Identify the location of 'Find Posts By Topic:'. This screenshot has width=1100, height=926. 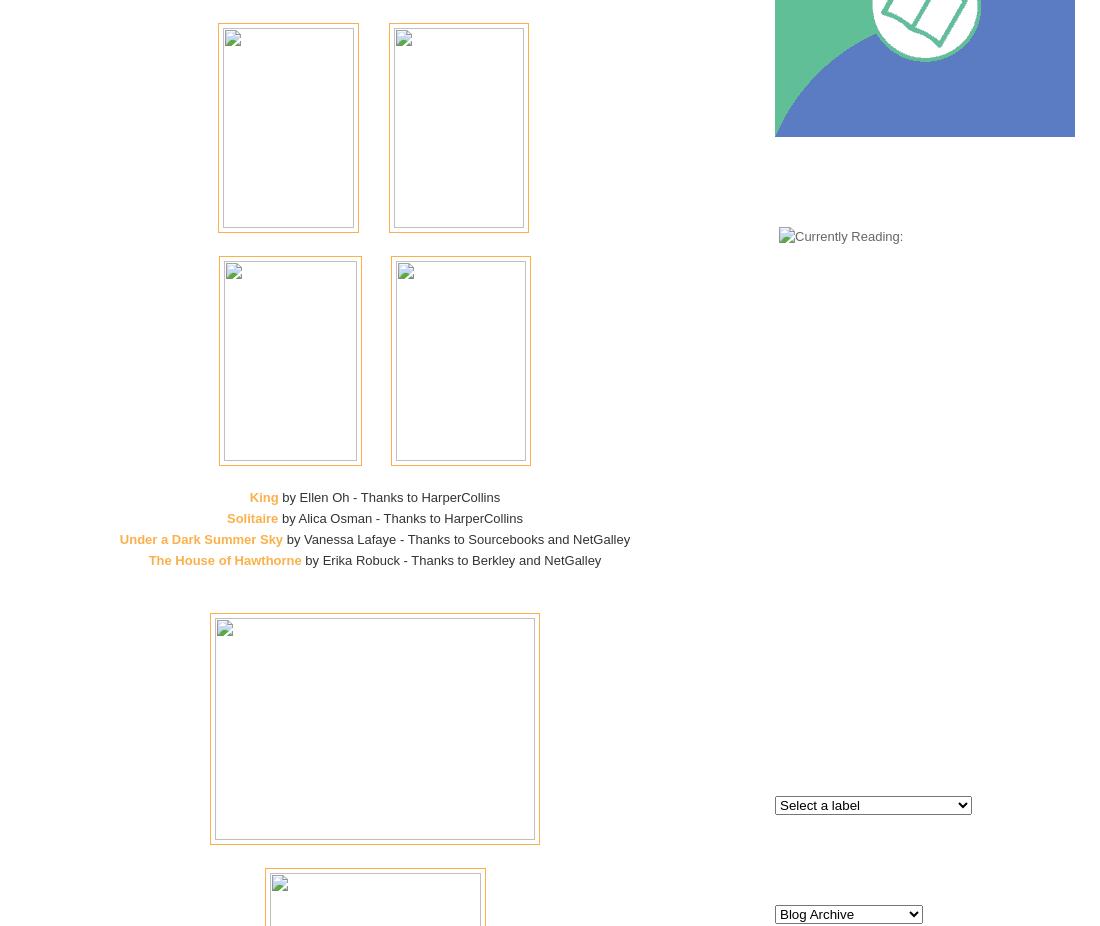
(924, 743).